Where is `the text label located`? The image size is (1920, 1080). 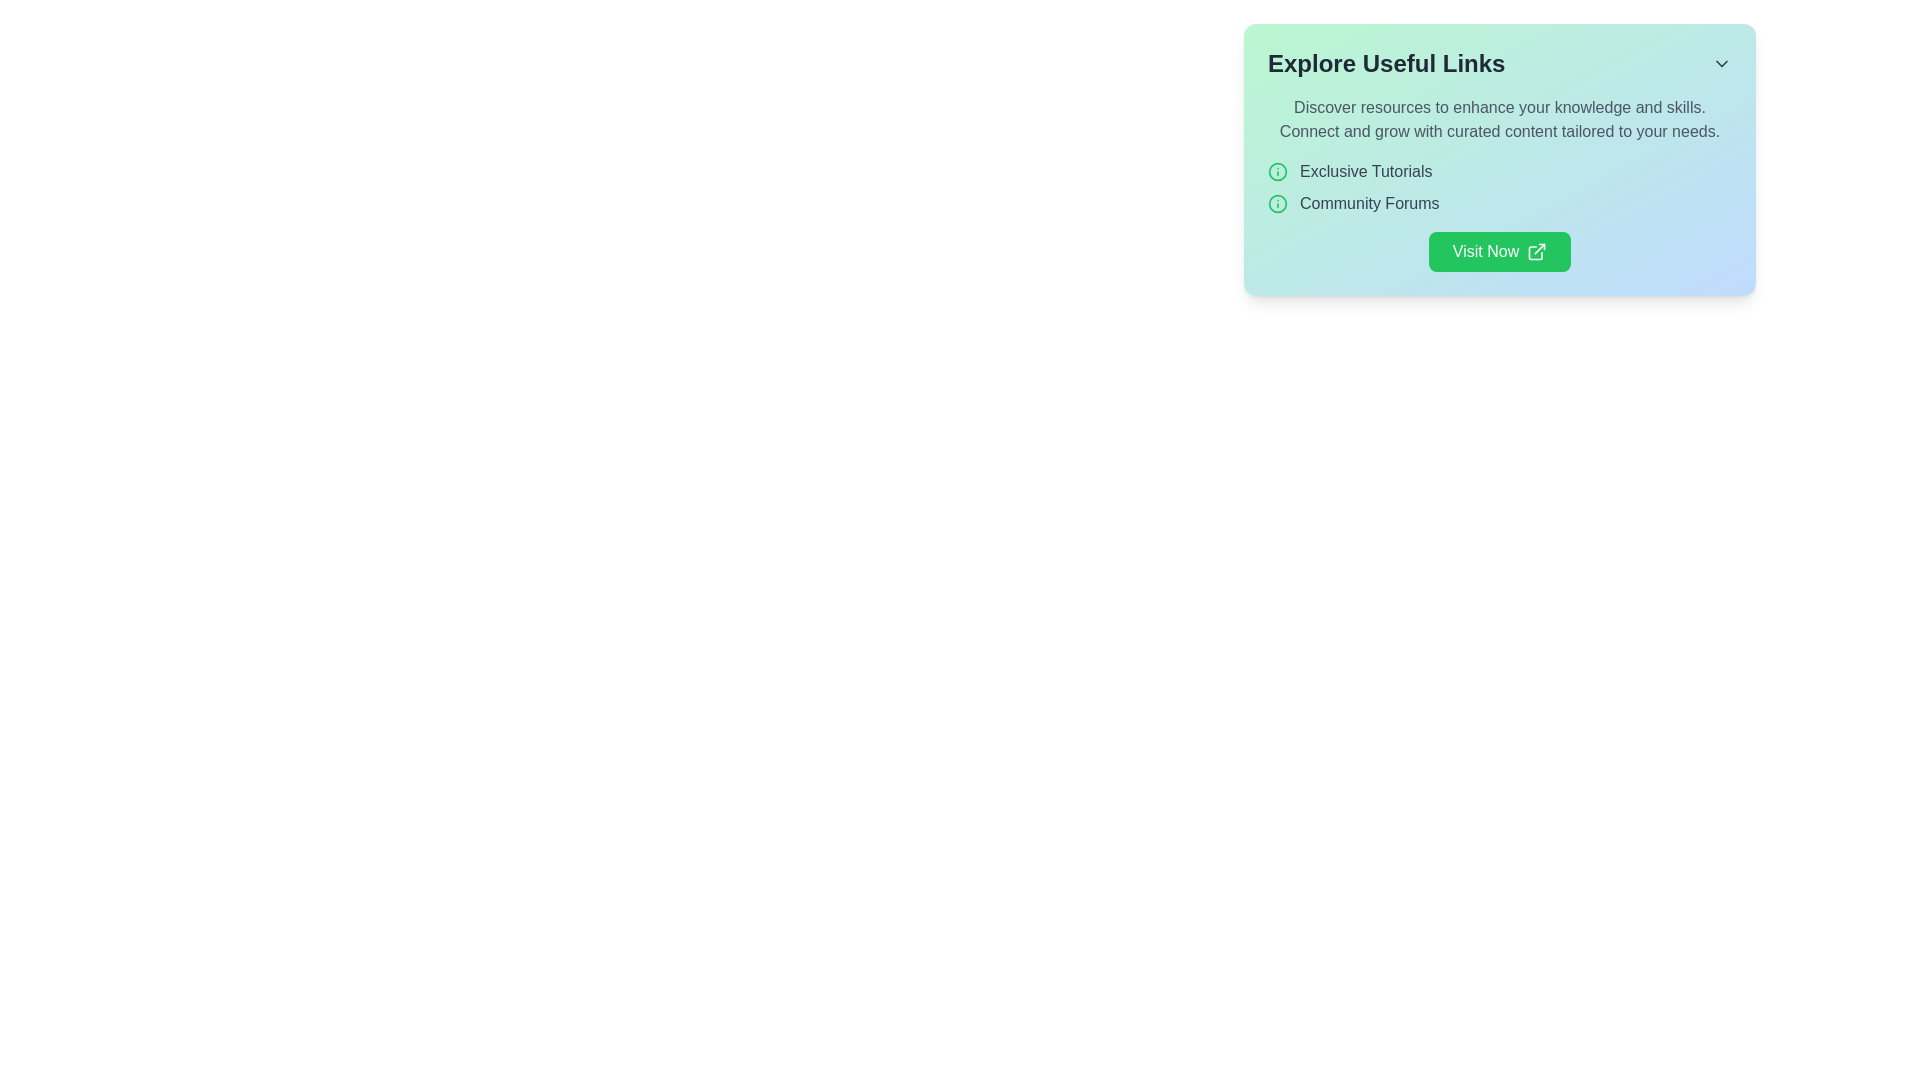
the text label located is located at coordinates (1365, 171).